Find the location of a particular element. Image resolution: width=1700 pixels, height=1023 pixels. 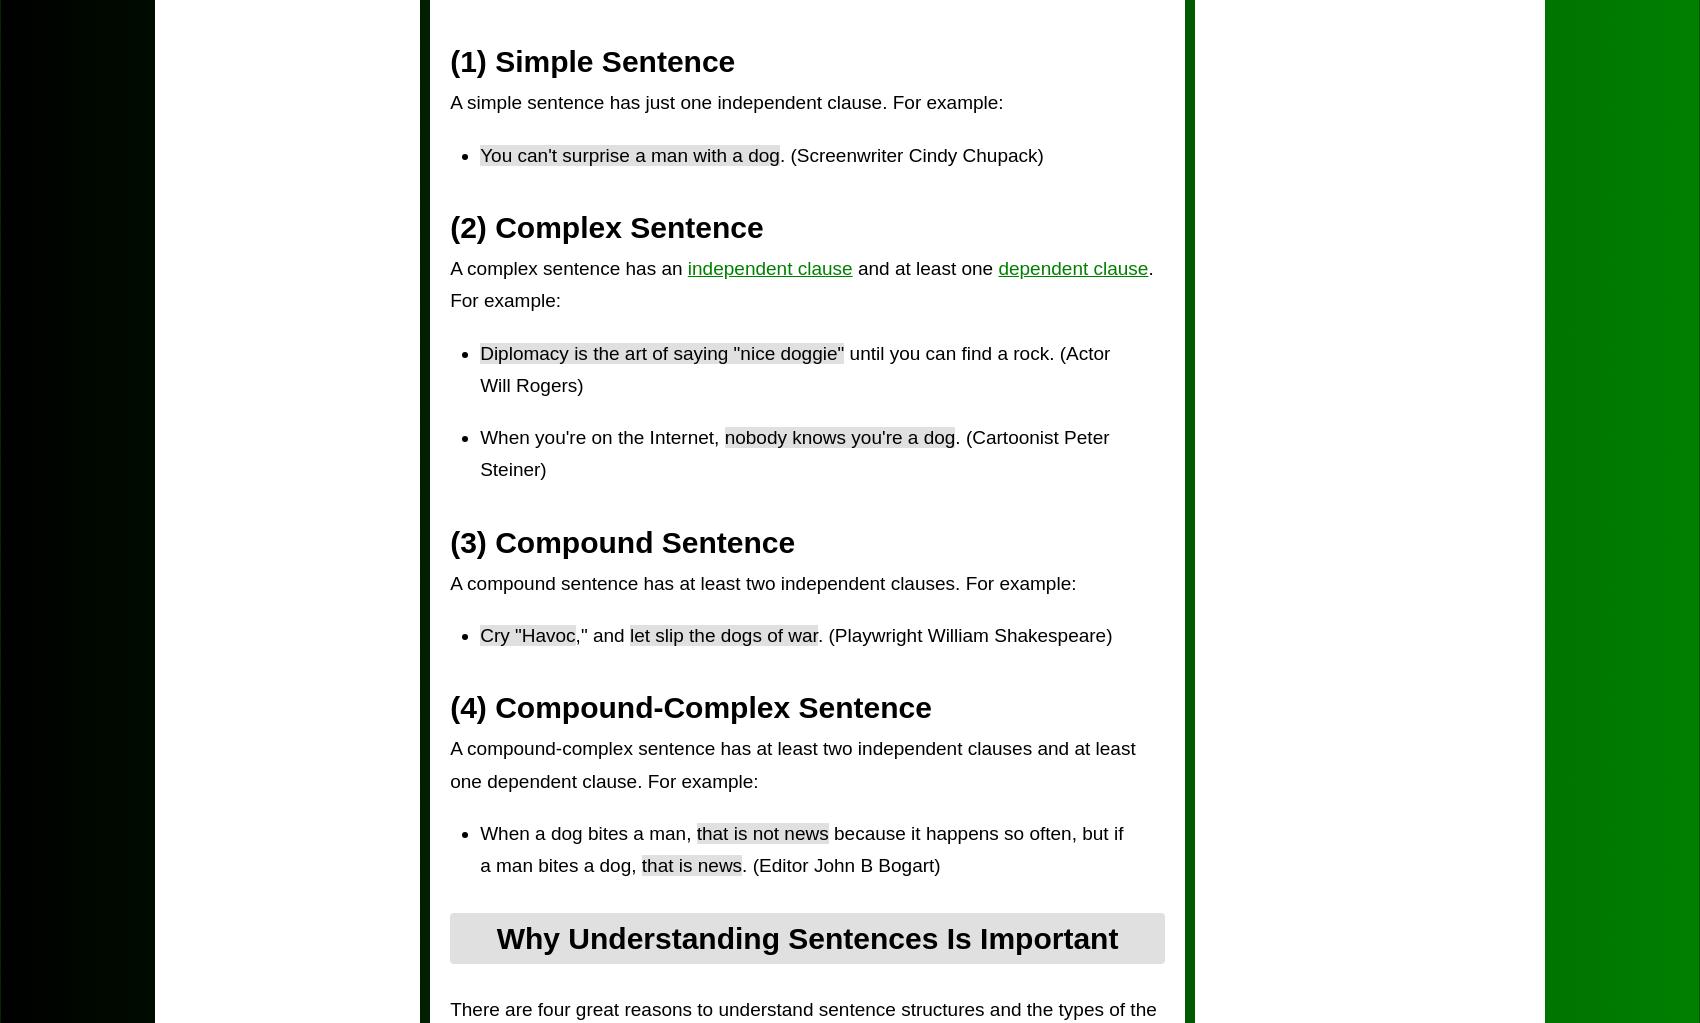

'(2) Complex Sentence' is located at coordinates (605, 225).